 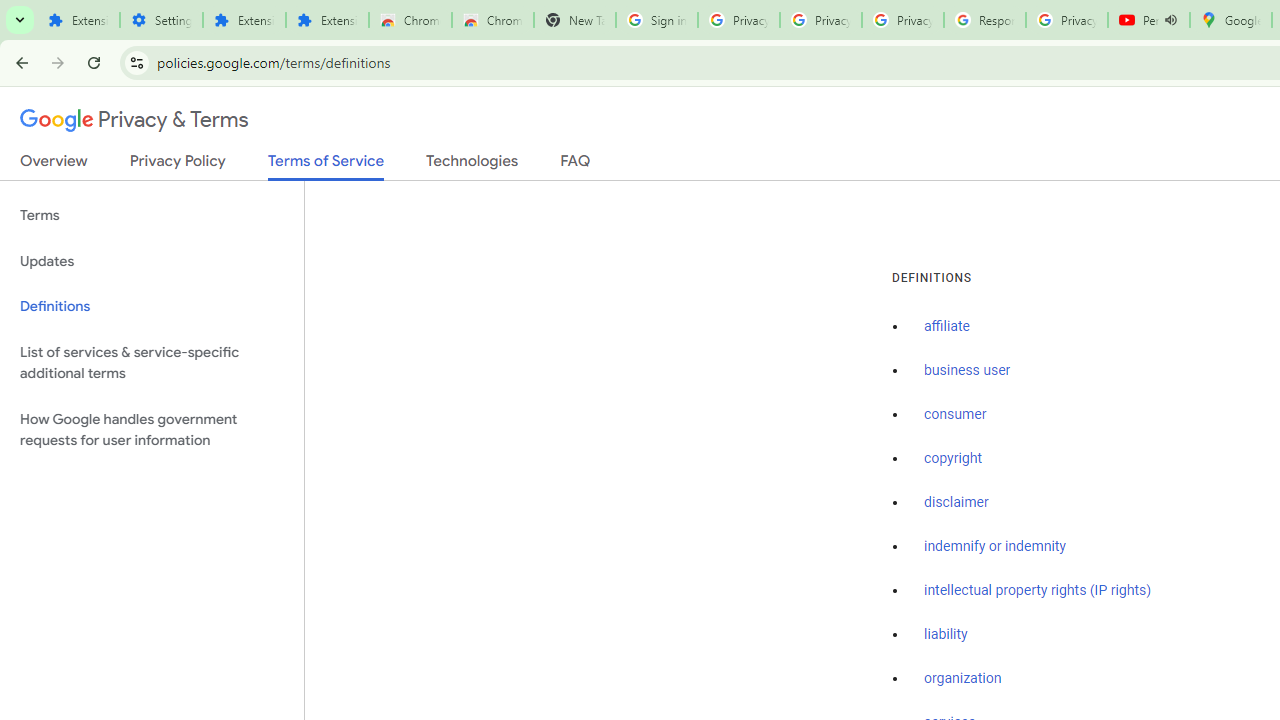 I want to click on 'Personalized AI for you | Gemini - YouTube - Audio playing', so click(x=1149, y=20).